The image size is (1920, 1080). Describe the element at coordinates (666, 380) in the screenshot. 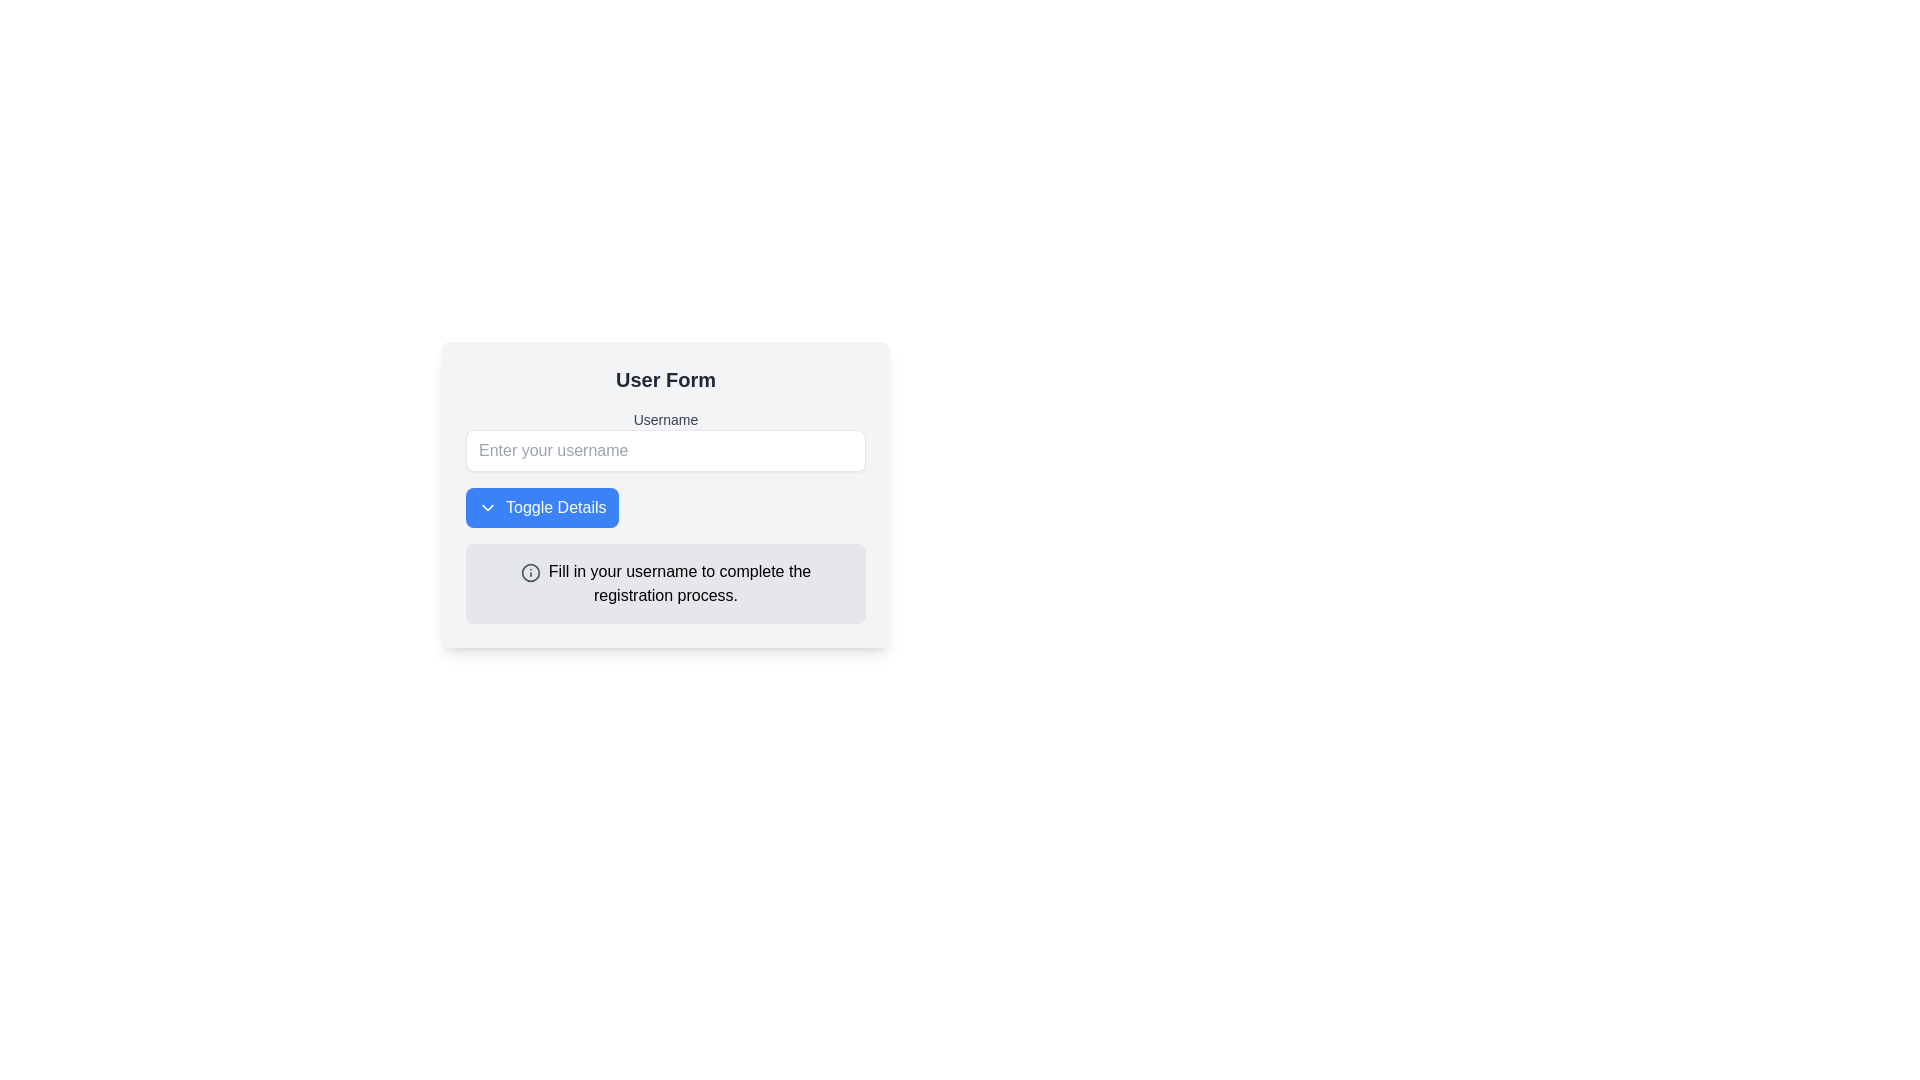

I see `the prominent header styled with larger font size and bold, dark gray text located at the top of the card-like section` at that location.